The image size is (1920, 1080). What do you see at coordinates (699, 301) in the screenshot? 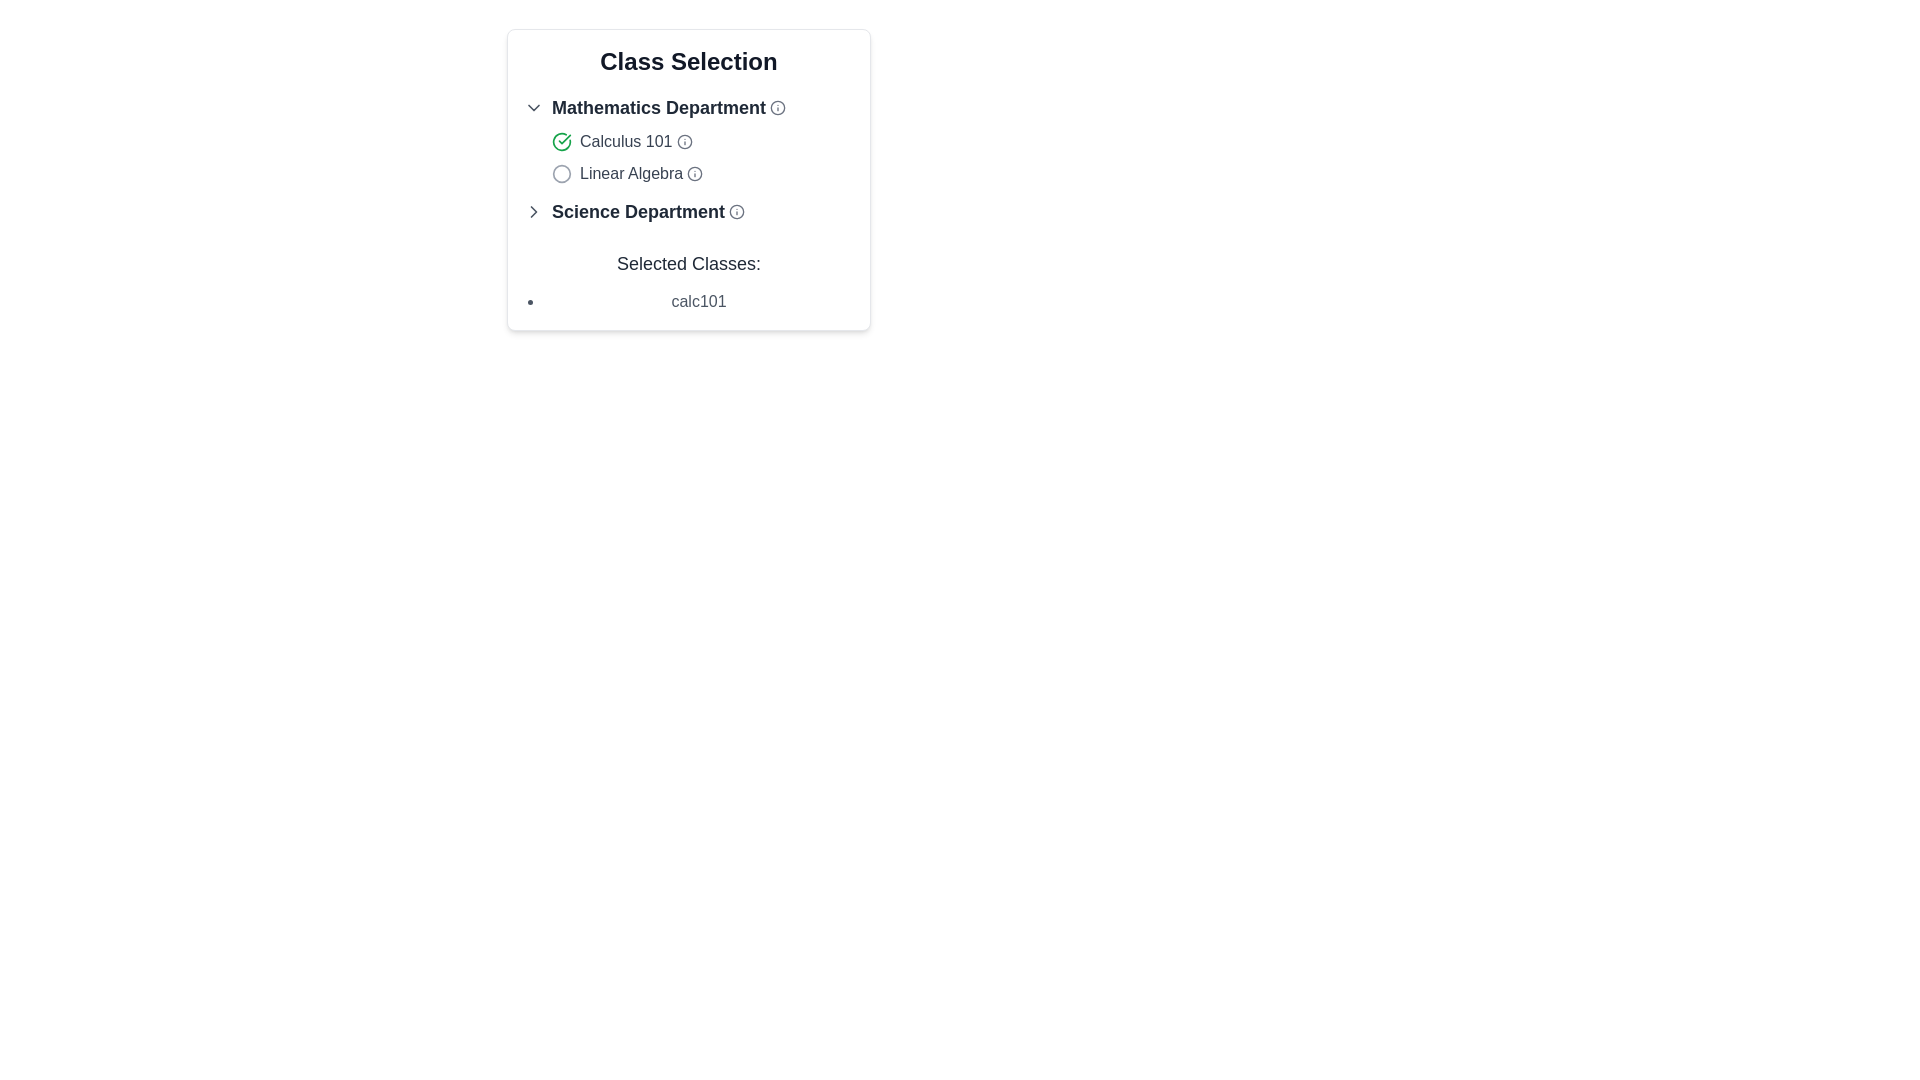
I see `the Text item displaying 'calc101' within the 'Selected Classes' subsection, indicating it has been selected from the available options` at bounding box center [699, 301].